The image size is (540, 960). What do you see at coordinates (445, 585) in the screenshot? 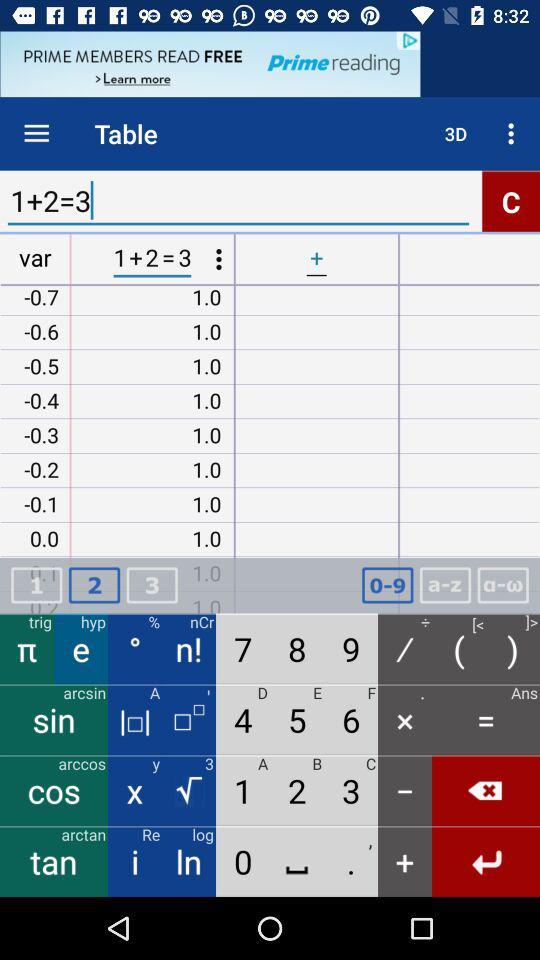
I see `open variable entry screen` at bounding box center [445, 585].